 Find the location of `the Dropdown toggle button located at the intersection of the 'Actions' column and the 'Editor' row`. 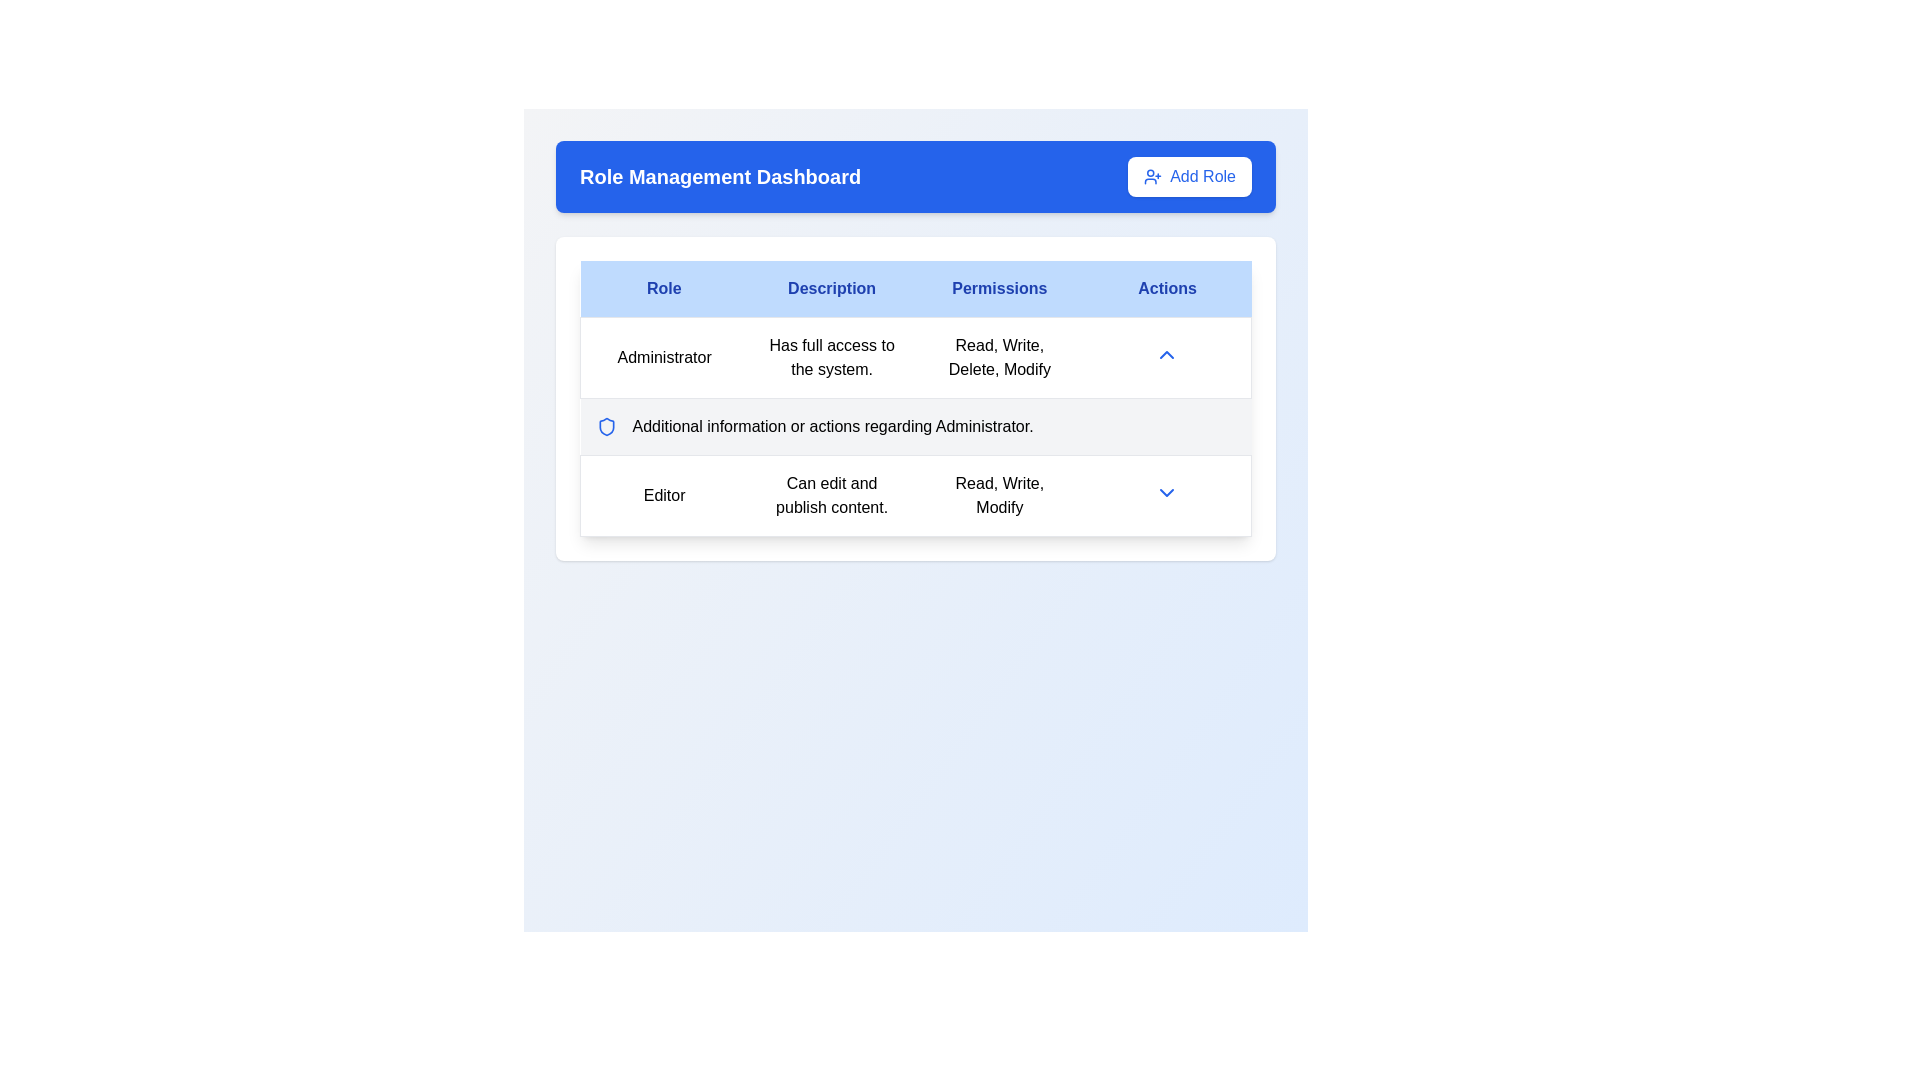

the Dropdown toggle button located at the intersection of the 'Actions' column and the 'Editor' row is located at coordinates (1167, 495).